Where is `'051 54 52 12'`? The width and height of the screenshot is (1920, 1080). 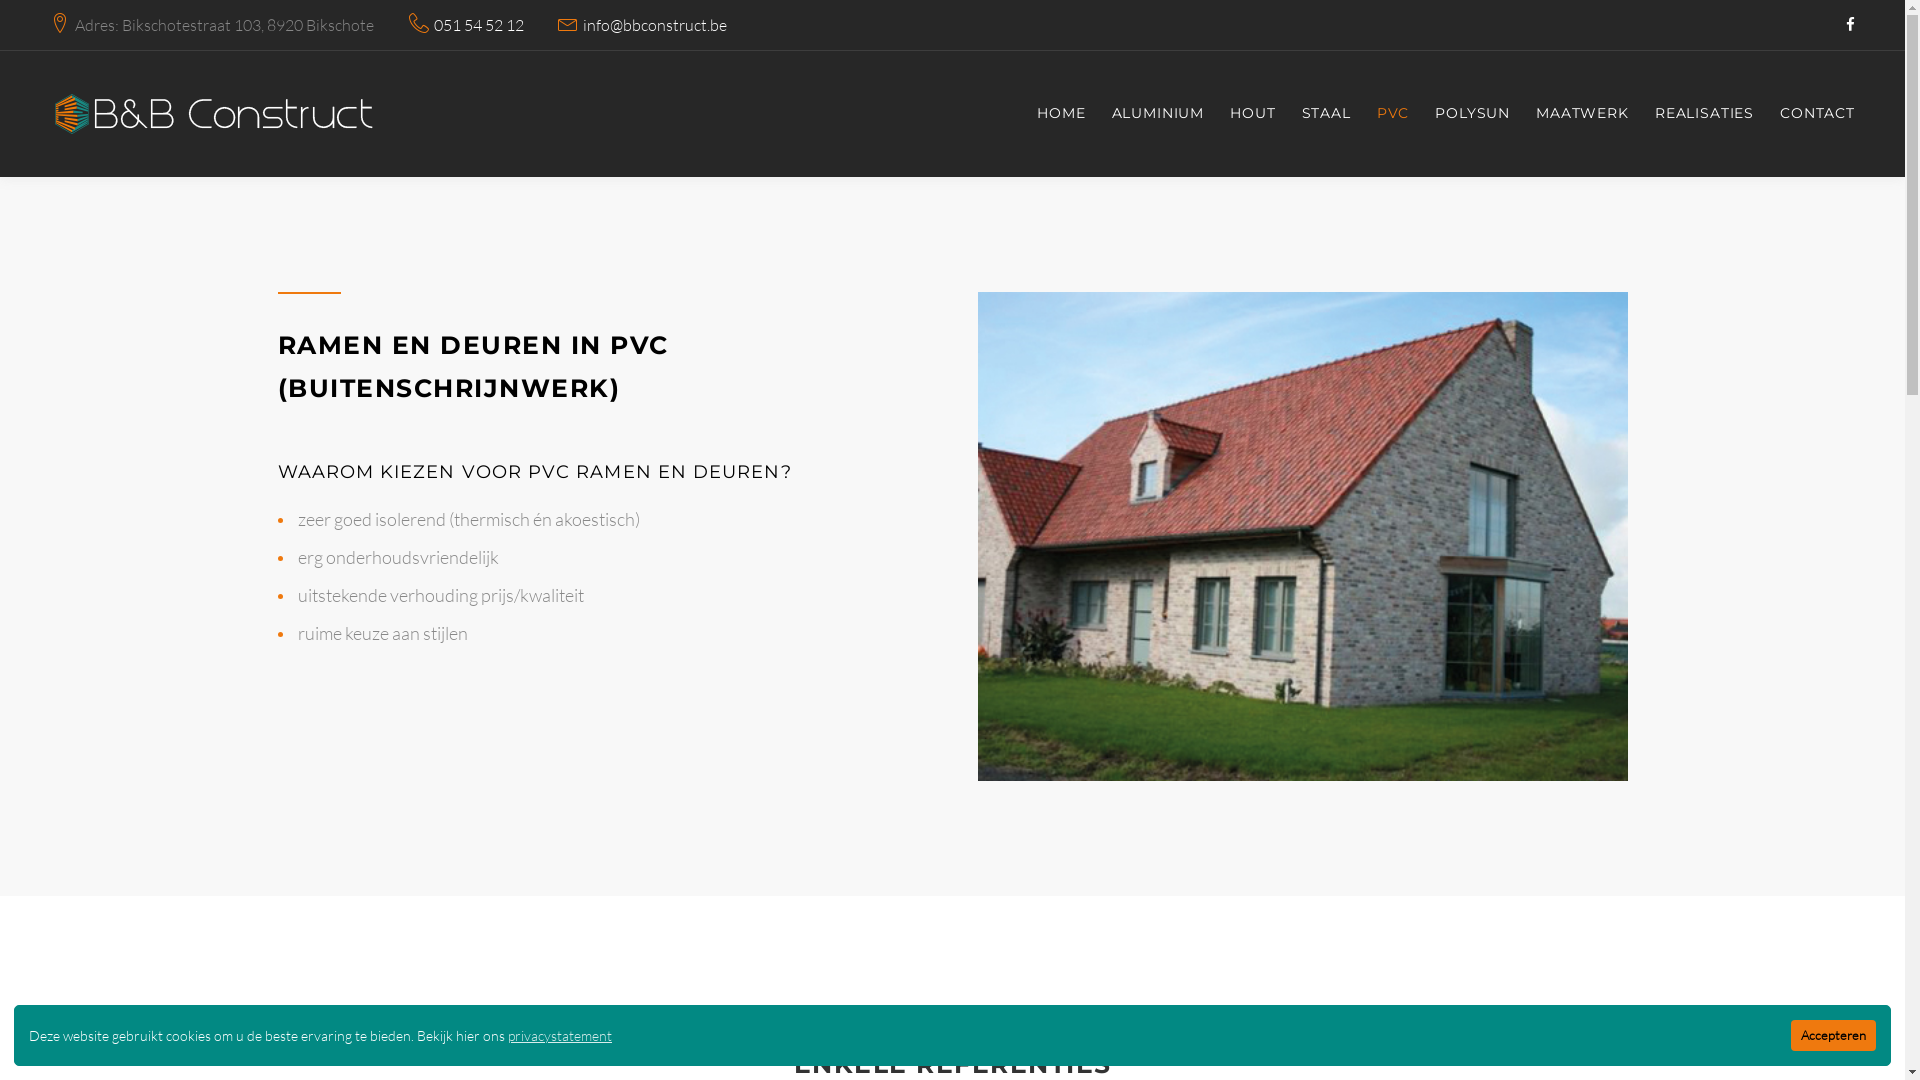
'051 54 52 12' is located at coordinates (478, 25).